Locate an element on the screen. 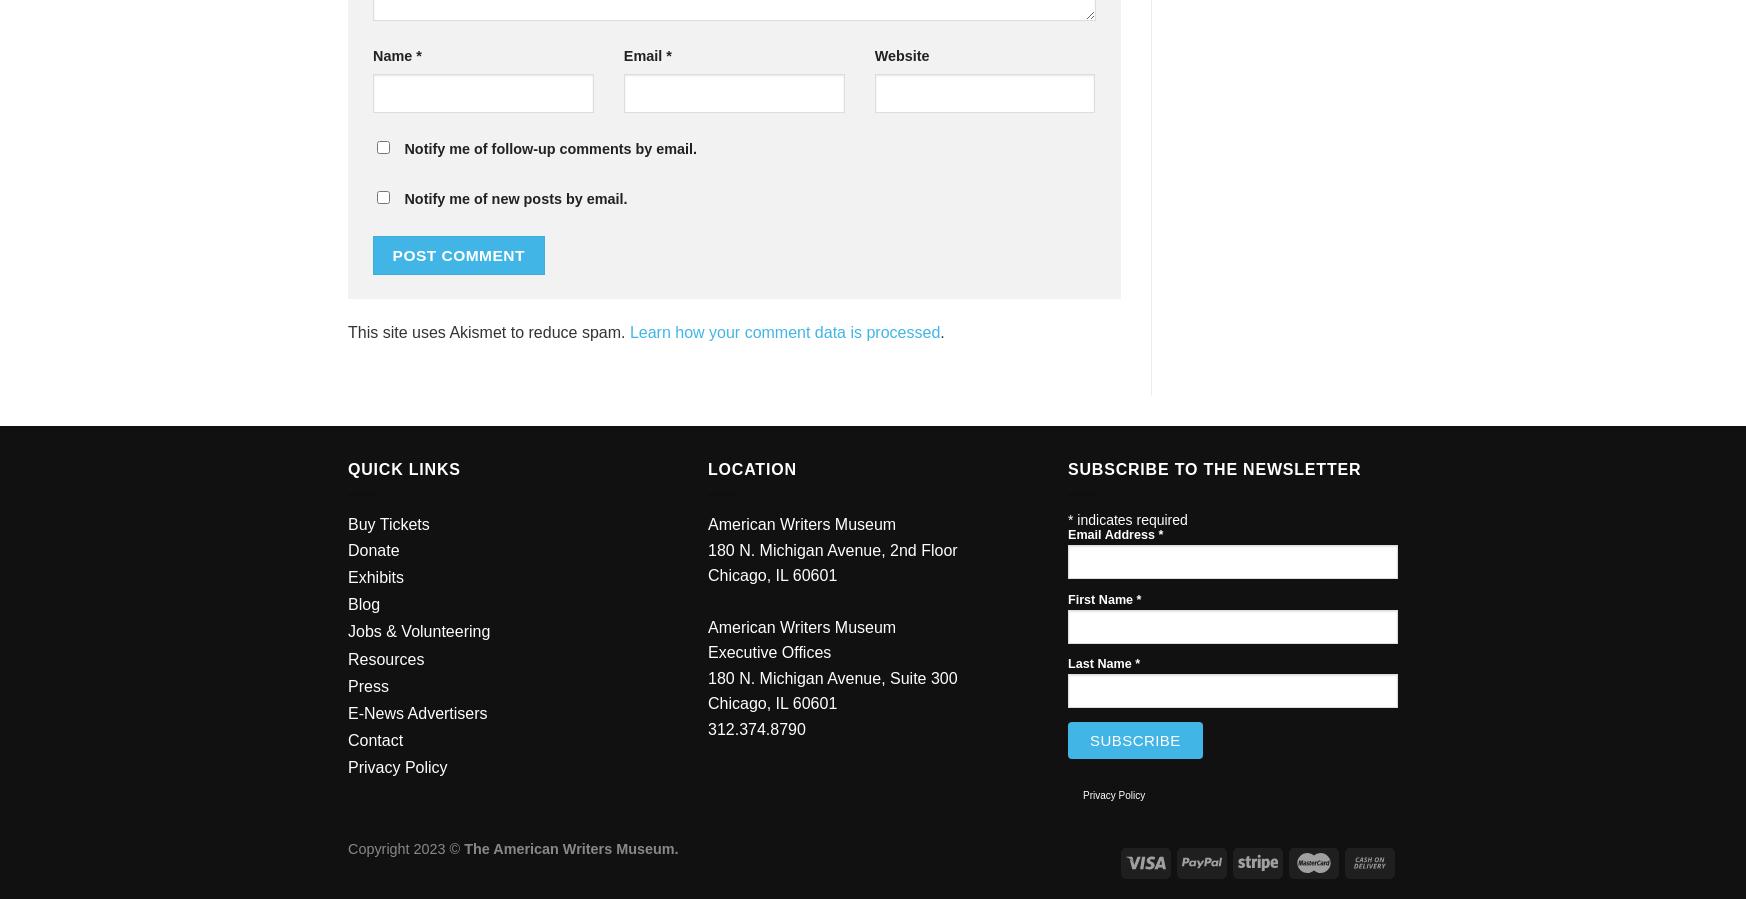 This screenshot has width=1746, height=899. 'The American Writers Museum.' is located at coordinates (569, 848).